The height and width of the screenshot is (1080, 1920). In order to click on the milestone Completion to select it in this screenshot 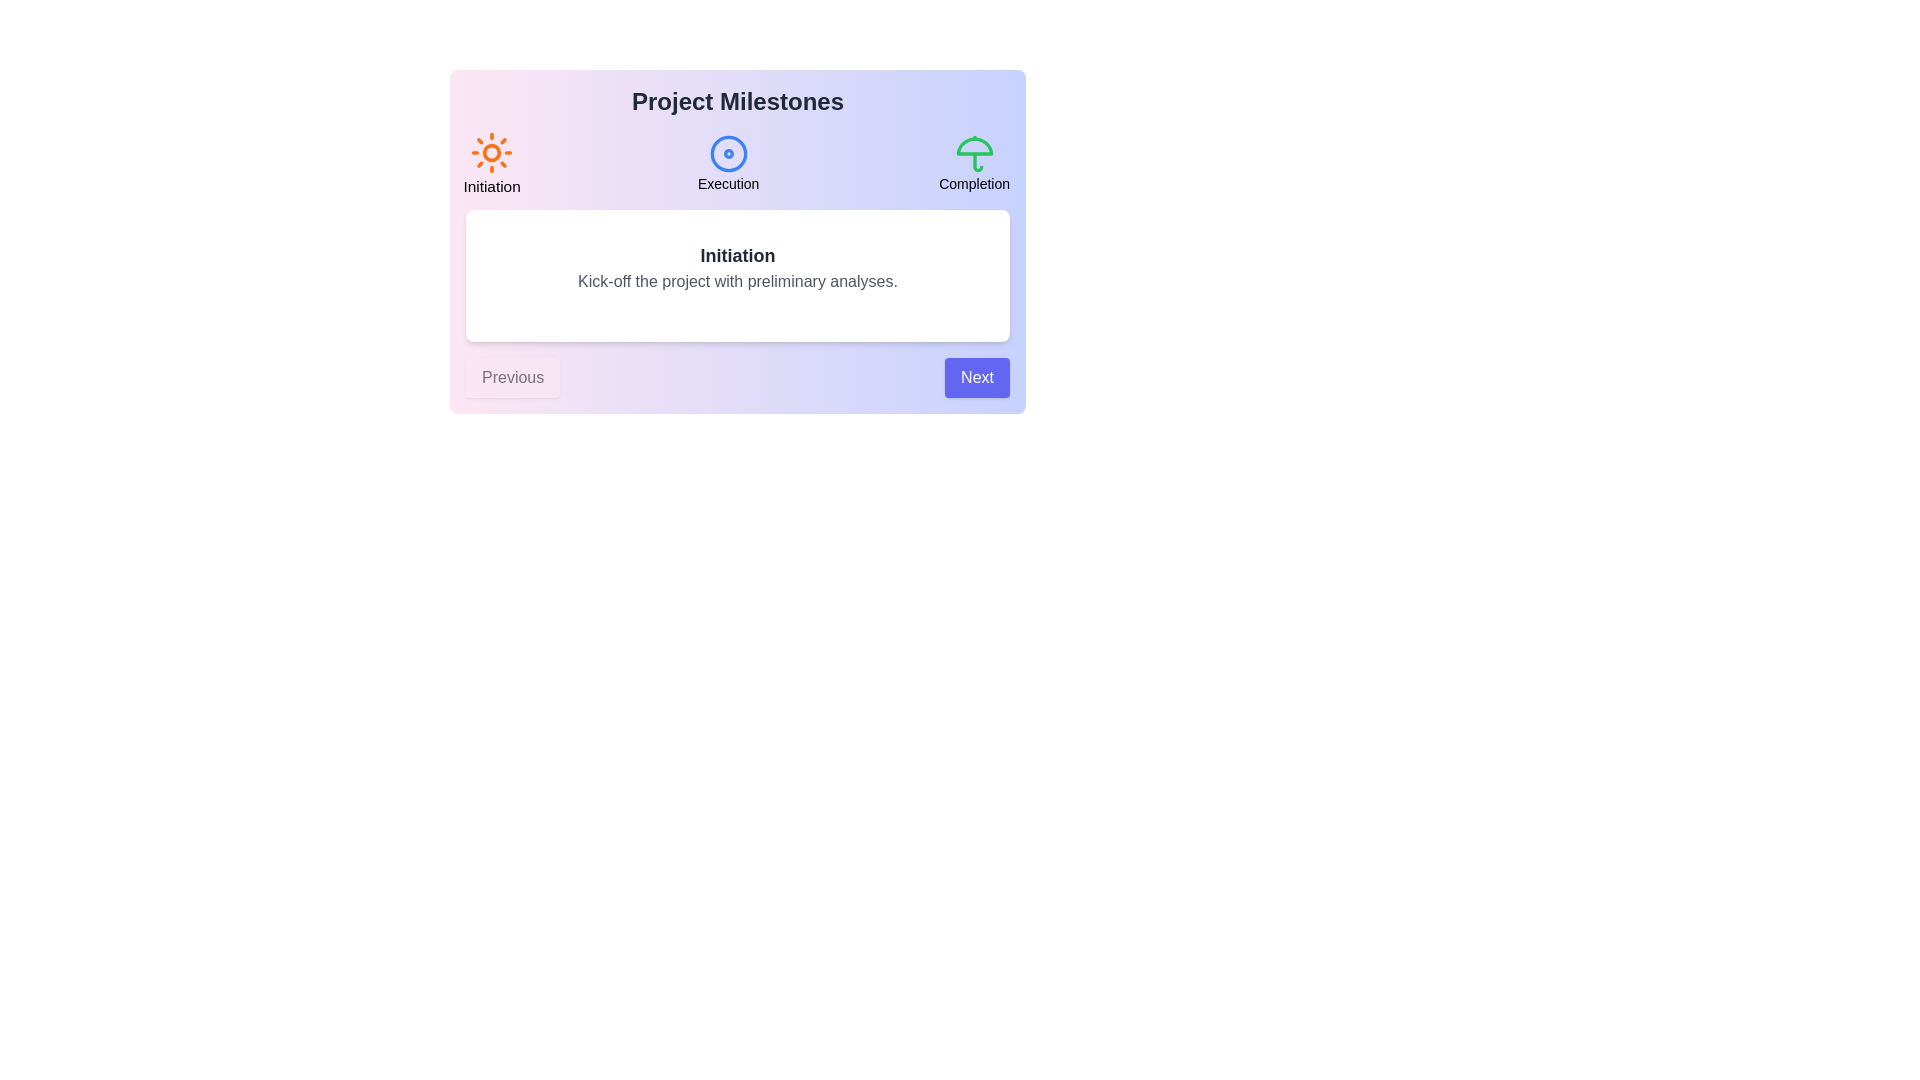, I will do `click(974, 163)`.